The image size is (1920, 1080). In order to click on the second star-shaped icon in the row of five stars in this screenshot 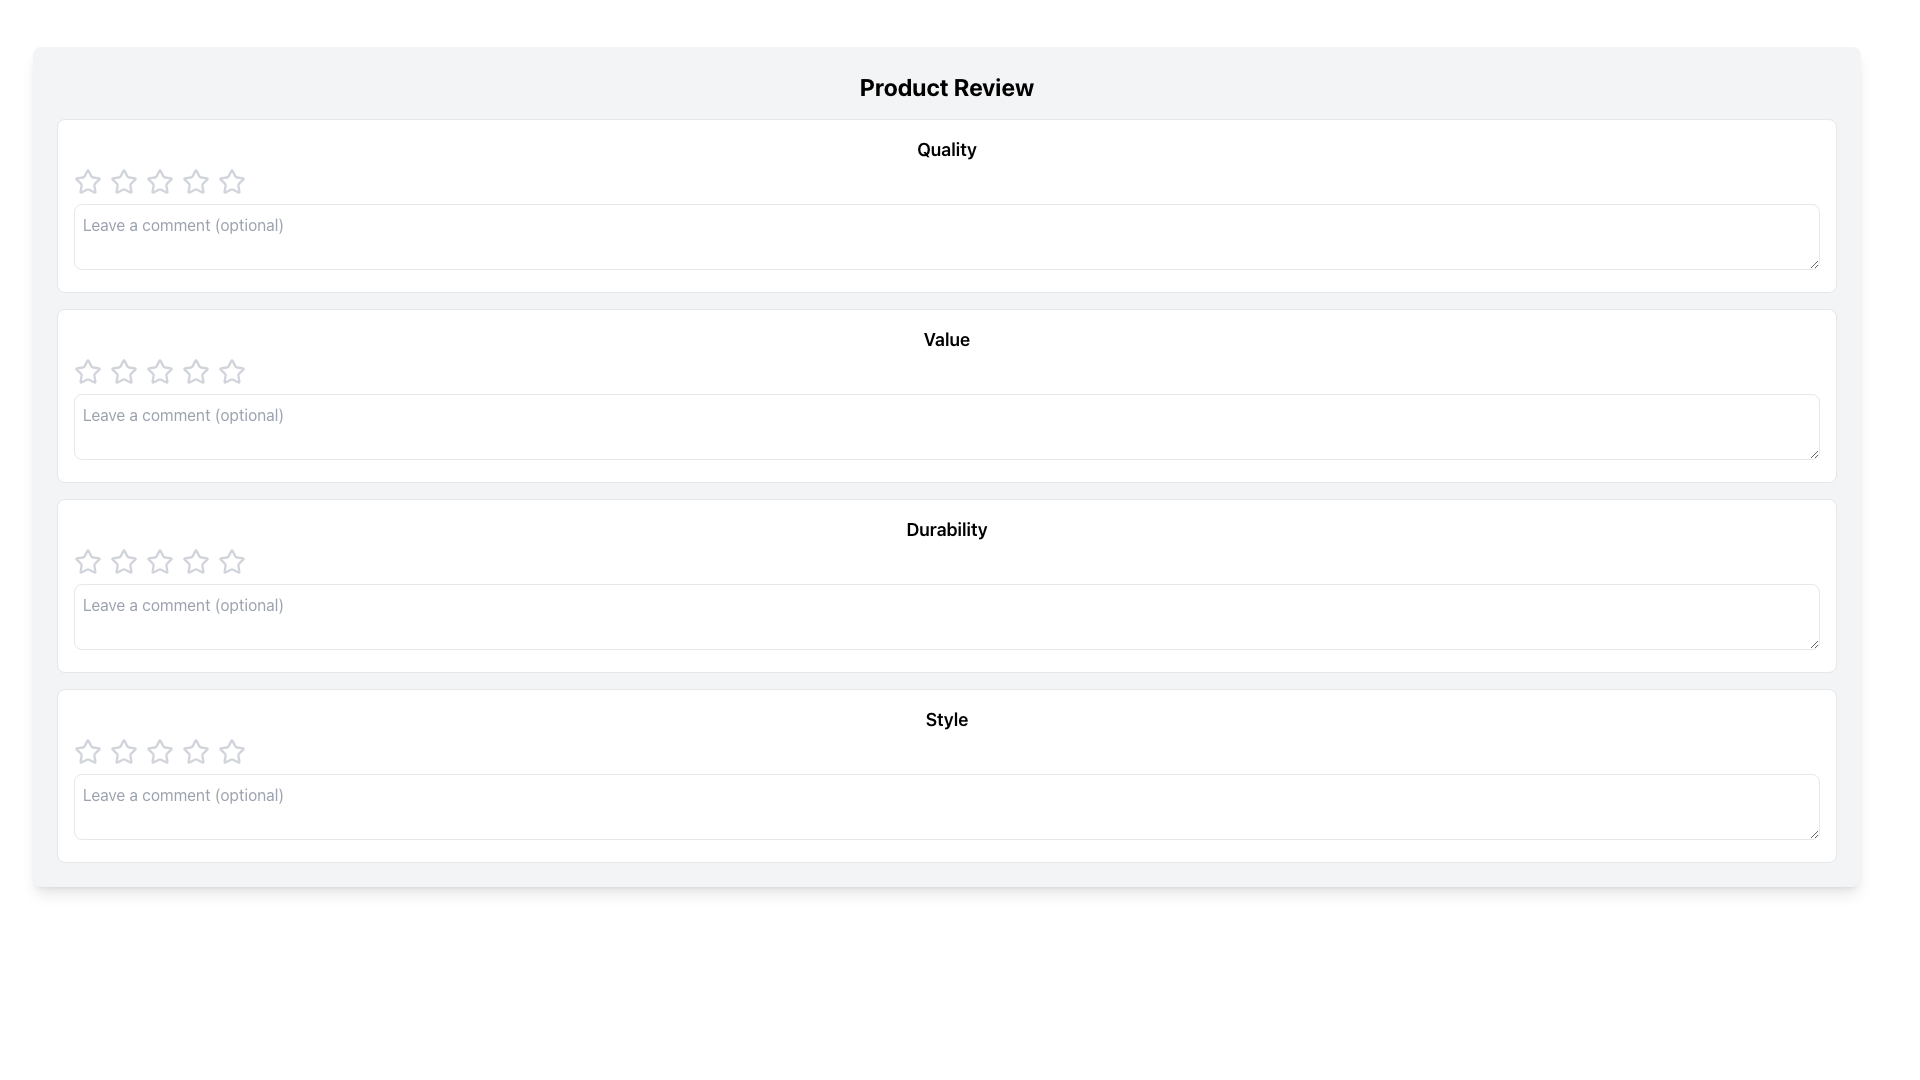, I will do `click(158, 371)`.